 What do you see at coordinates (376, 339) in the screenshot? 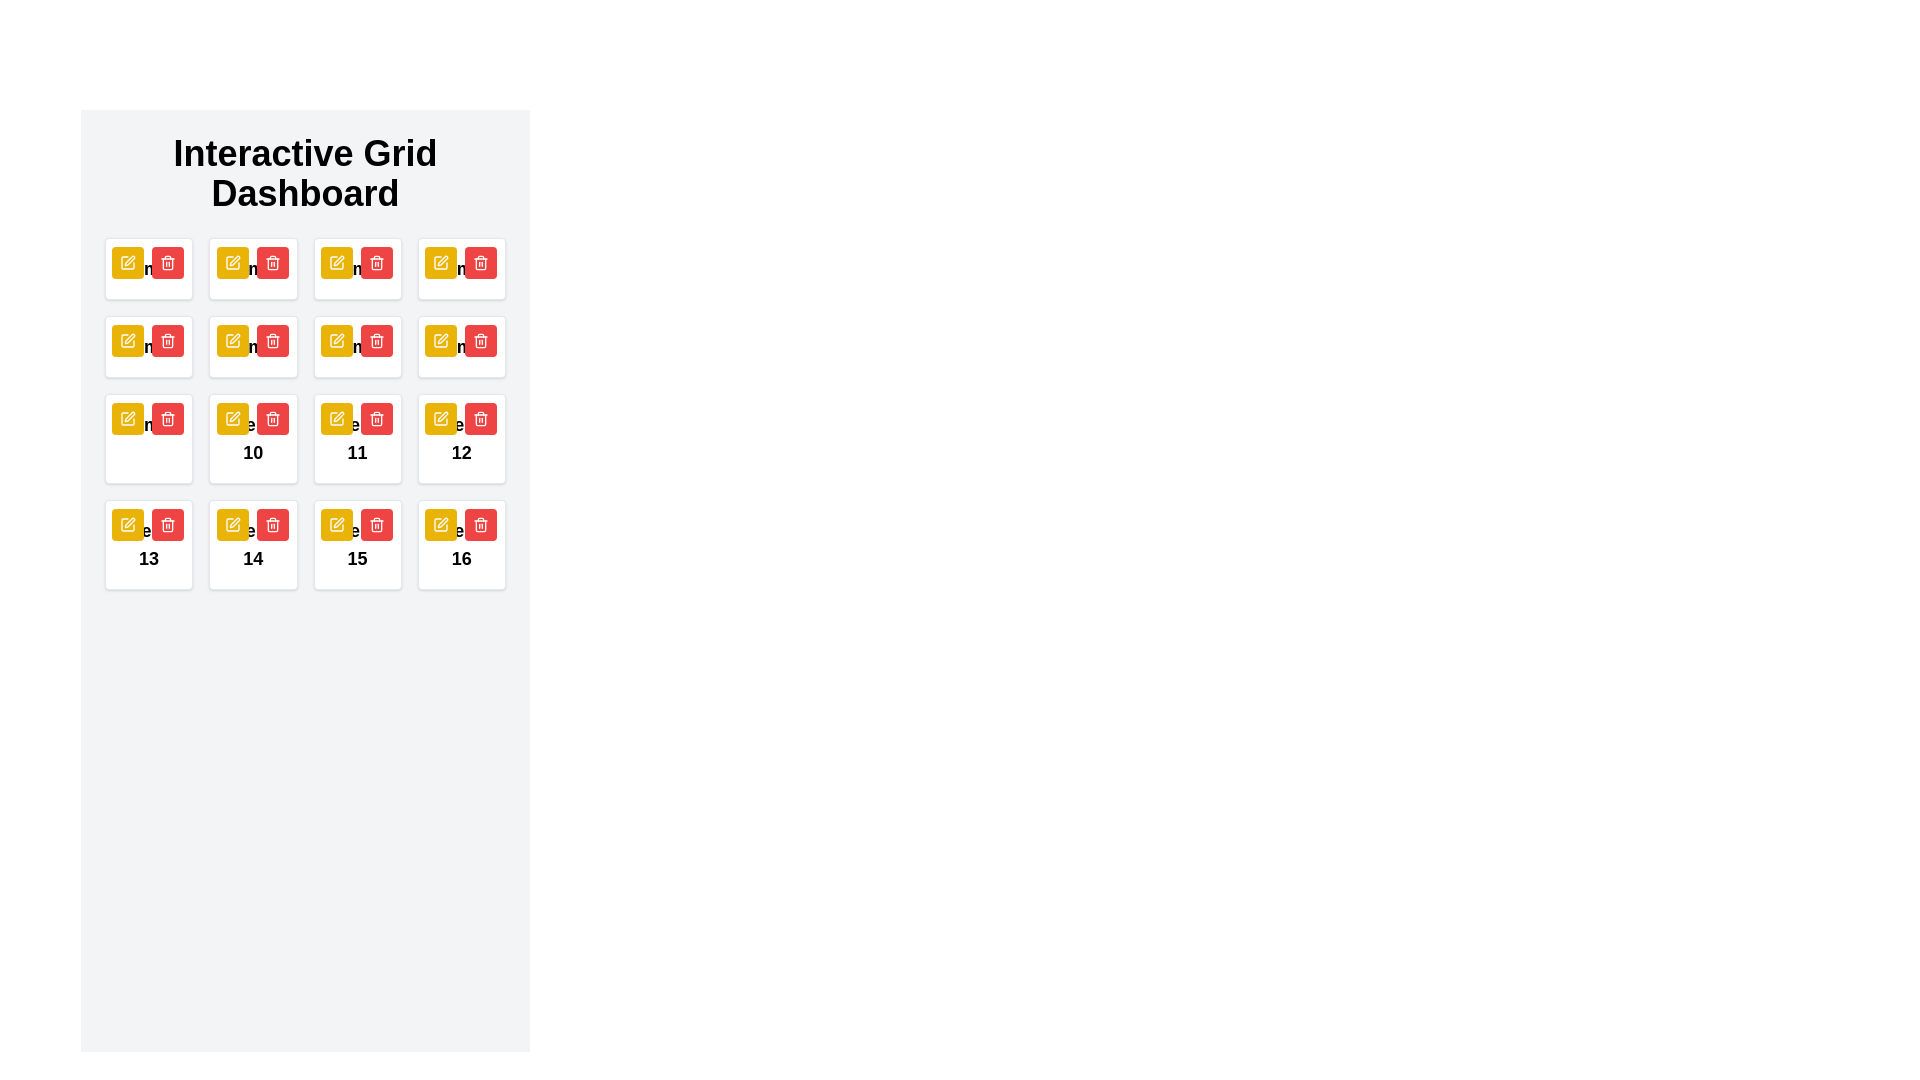
I see `the small trash bin icon with a red background and white outlines located in the grid cell representing item 11` at bounding box center [376, 339].